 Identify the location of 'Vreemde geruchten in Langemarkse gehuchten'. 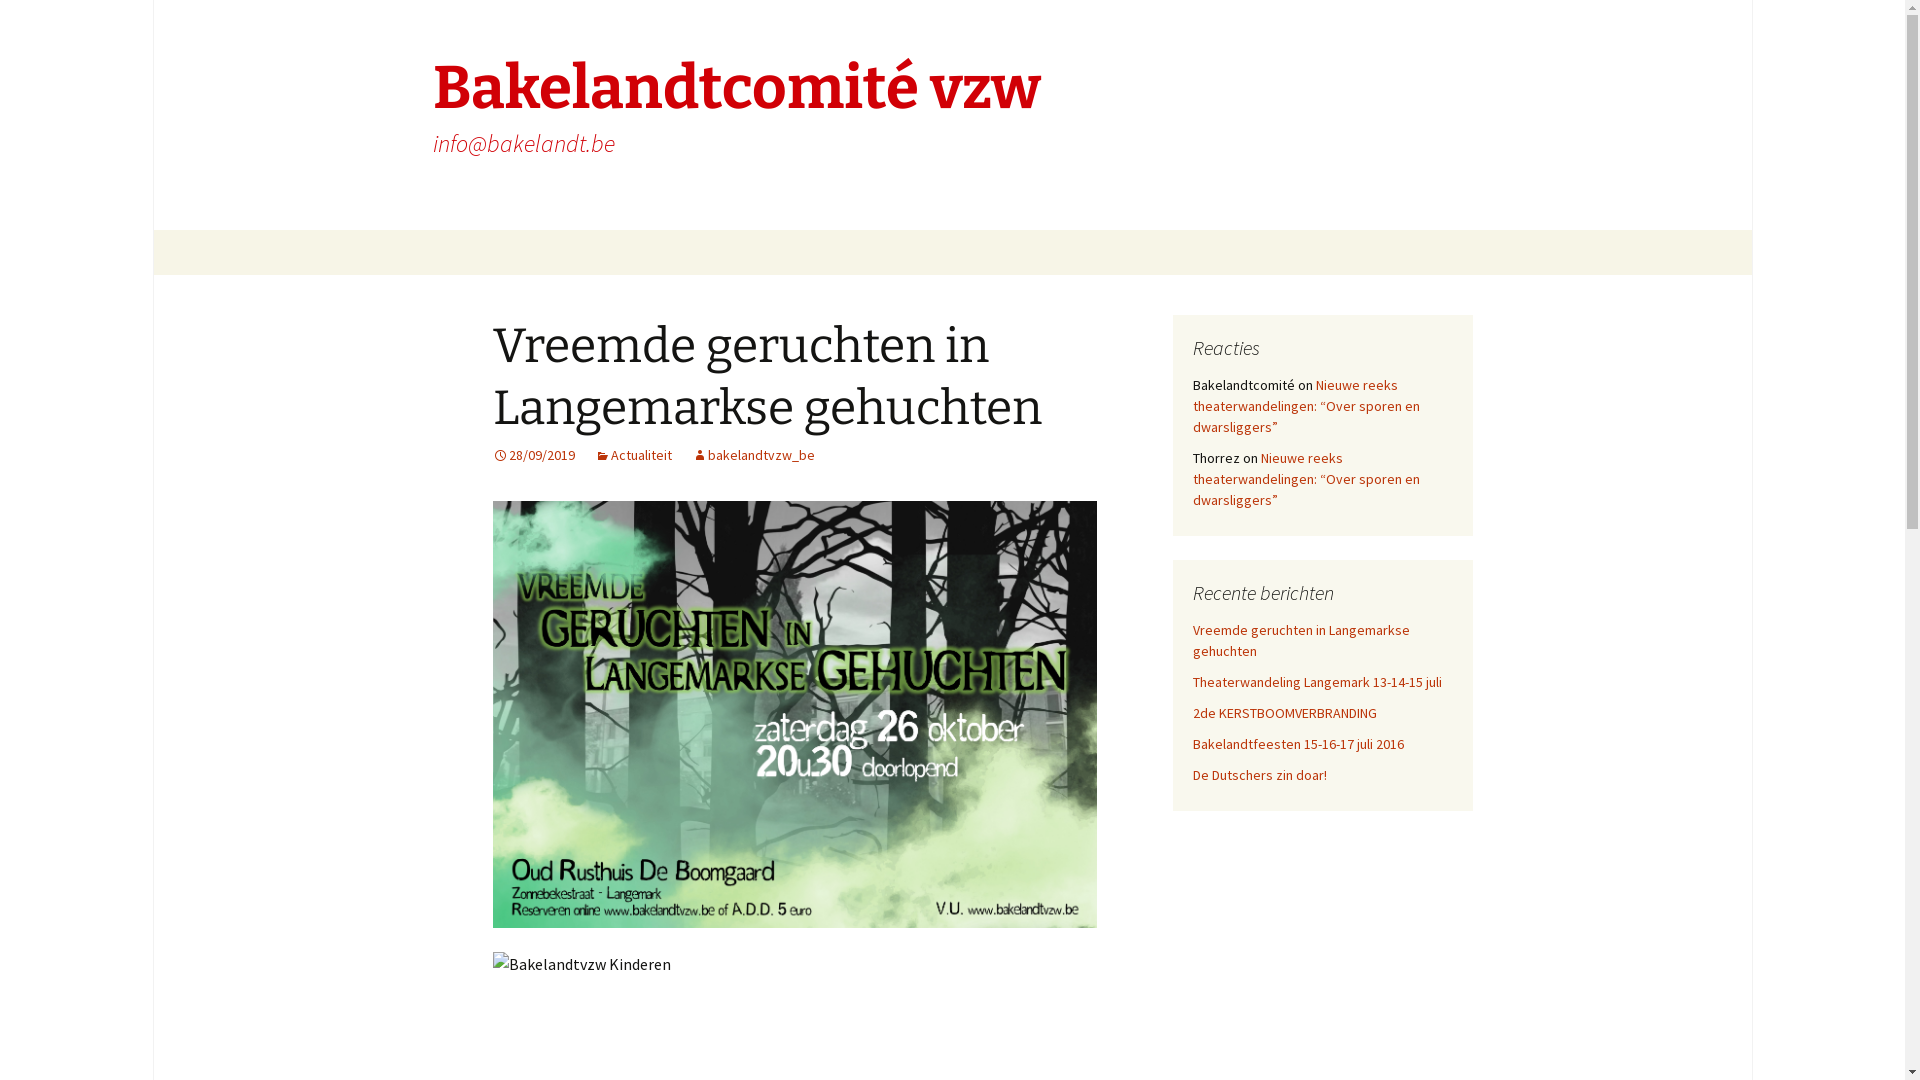
(1300, 640).